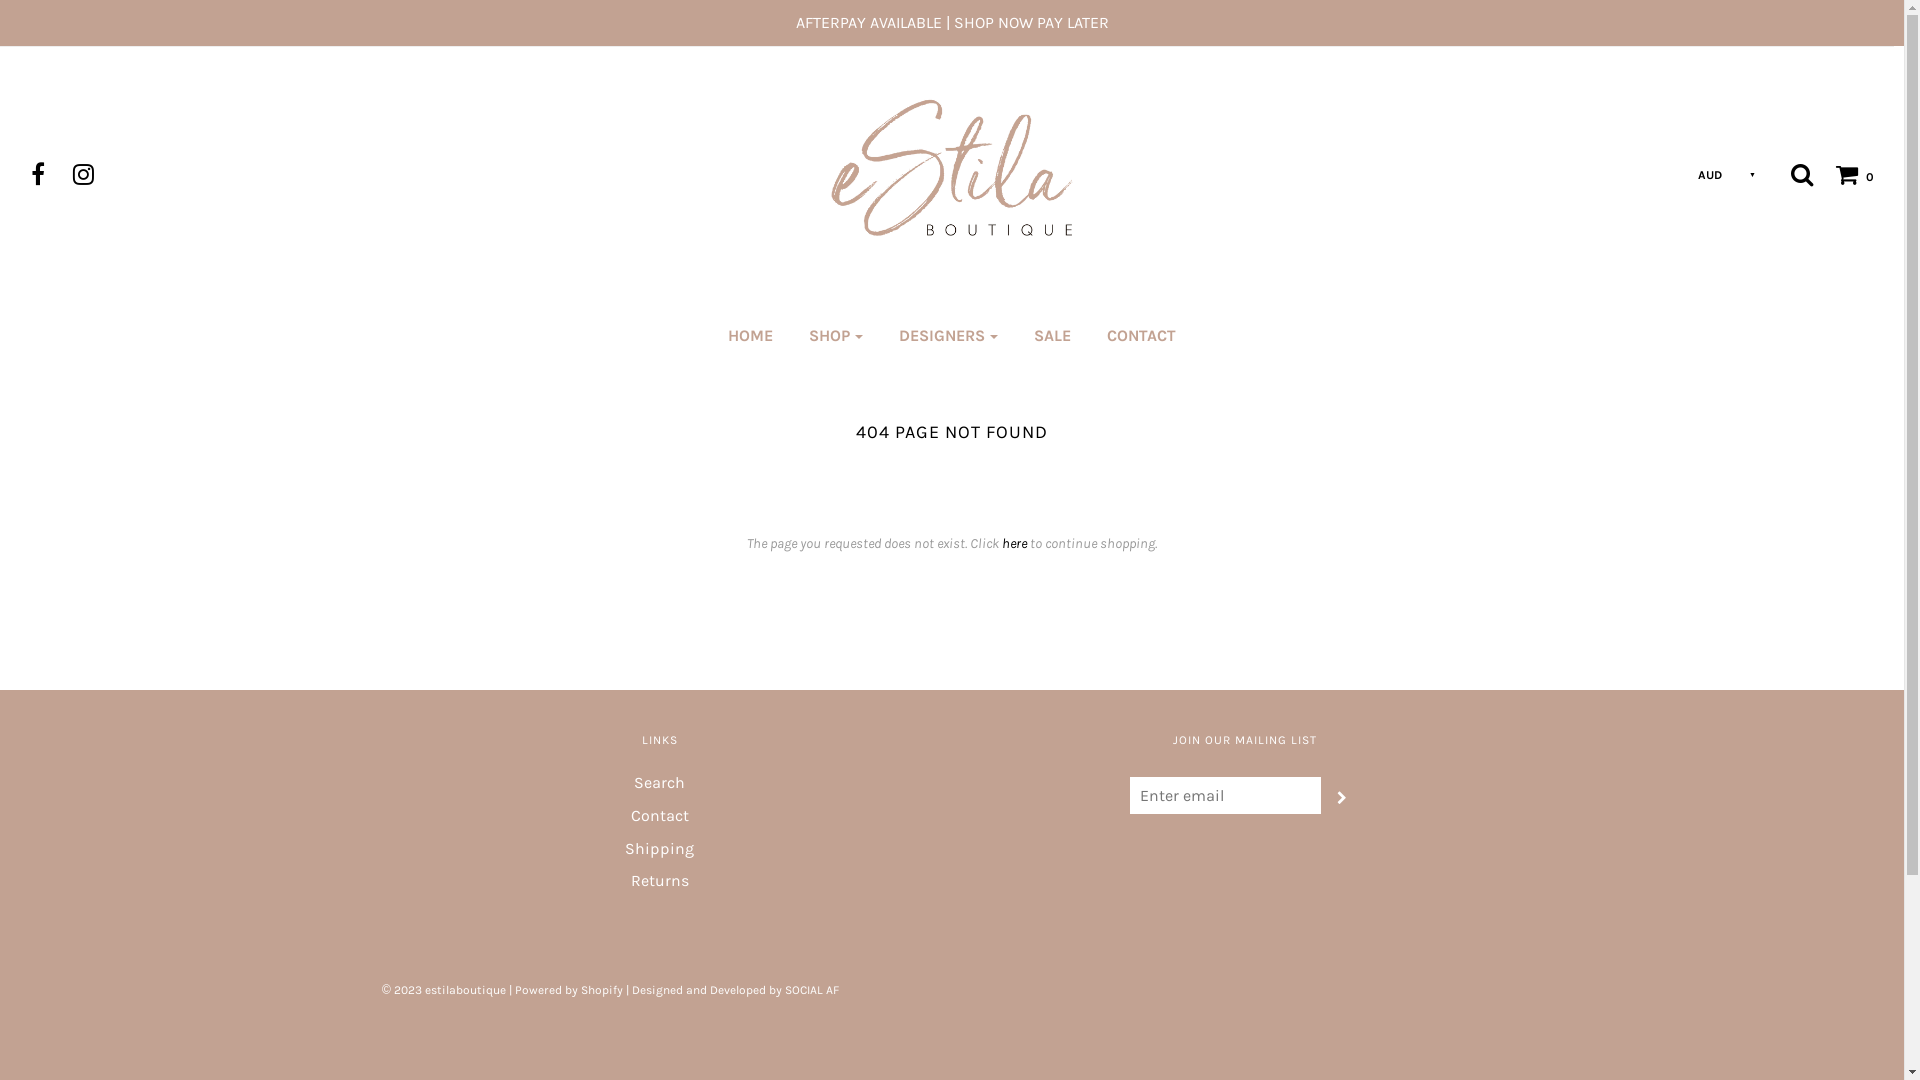  What do you see at coordinates (658, 819) in the screenshot?
I see `'Contact'` at bounding box center [658, 819].